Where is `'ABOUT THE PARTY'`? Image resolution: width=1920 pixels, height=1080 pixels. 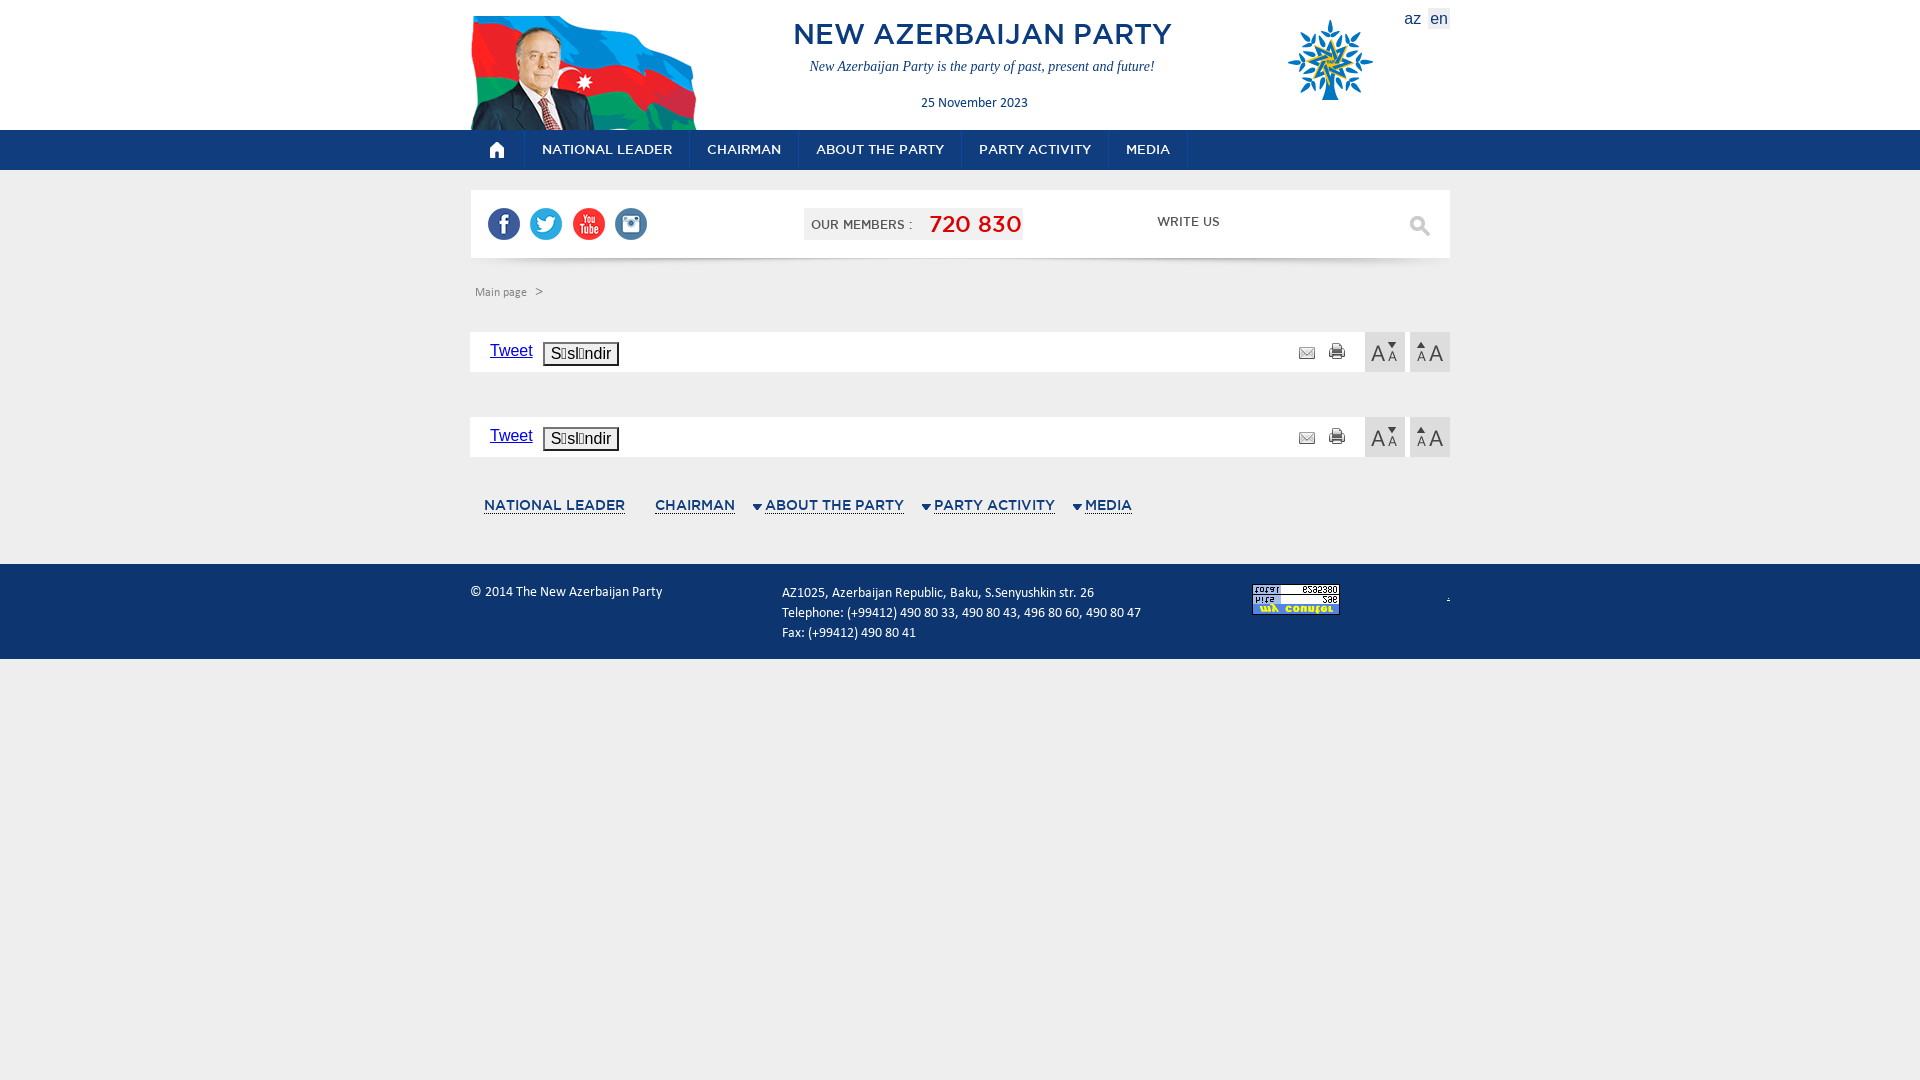
'ABOUT THE PARTY' is located at coordinates (880, 148).